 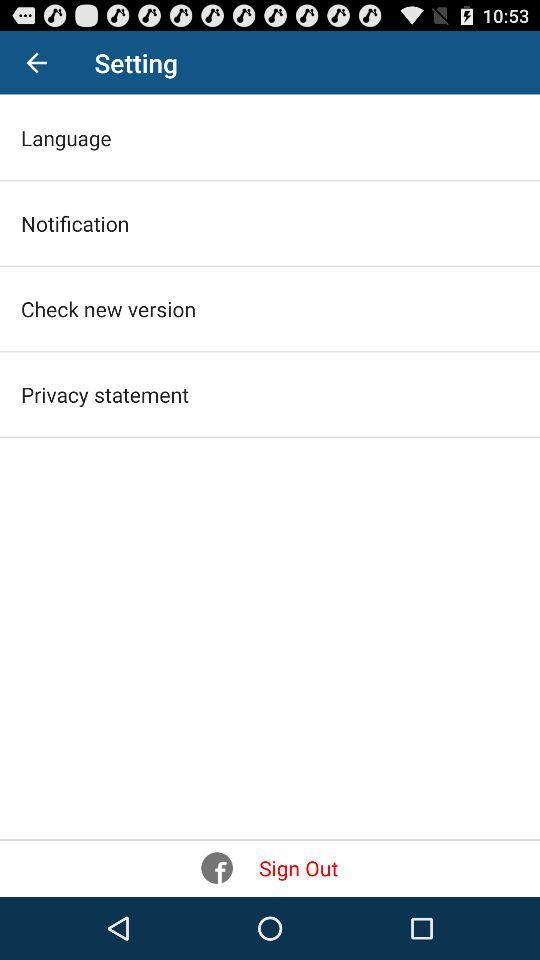 What do you see at coordinates (74, 223) in the screenshot?
I see `icon above check new version item` at bounding box center [74, 223].